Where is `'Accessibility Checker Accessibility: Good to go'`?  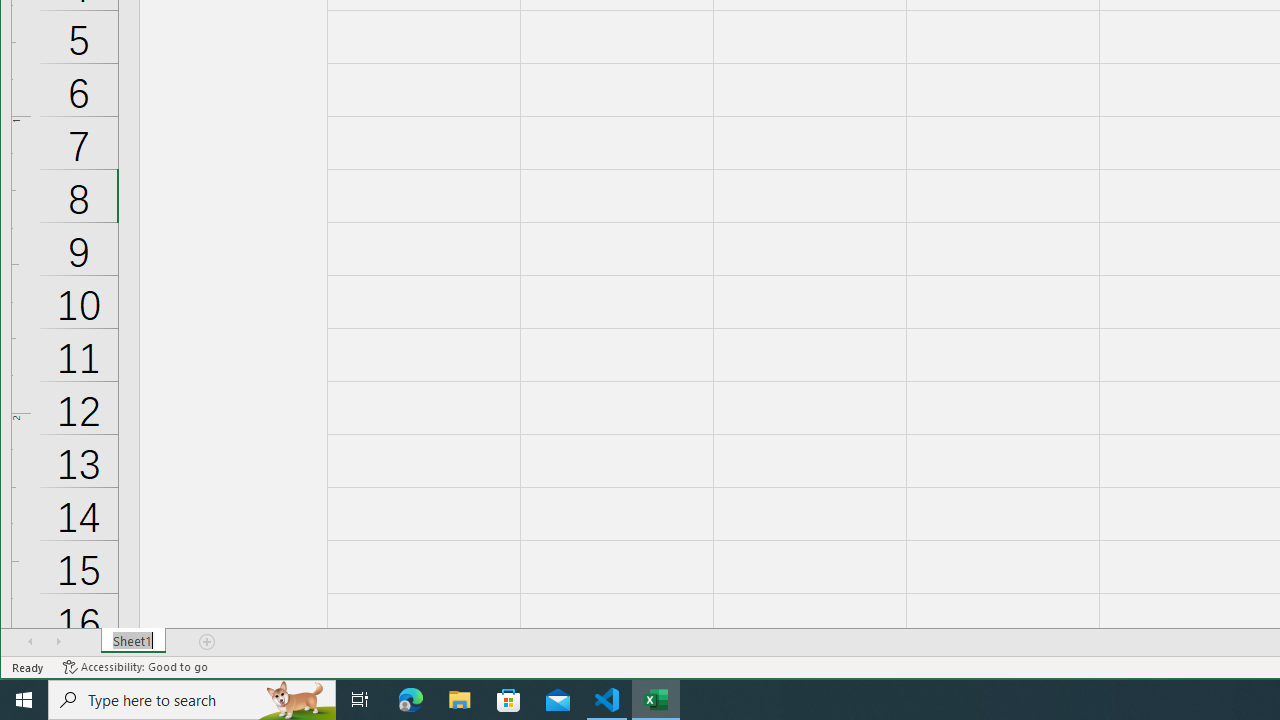
'Accessibility Checker Accessibility: Good to go' is located at coordinates (134, 667).